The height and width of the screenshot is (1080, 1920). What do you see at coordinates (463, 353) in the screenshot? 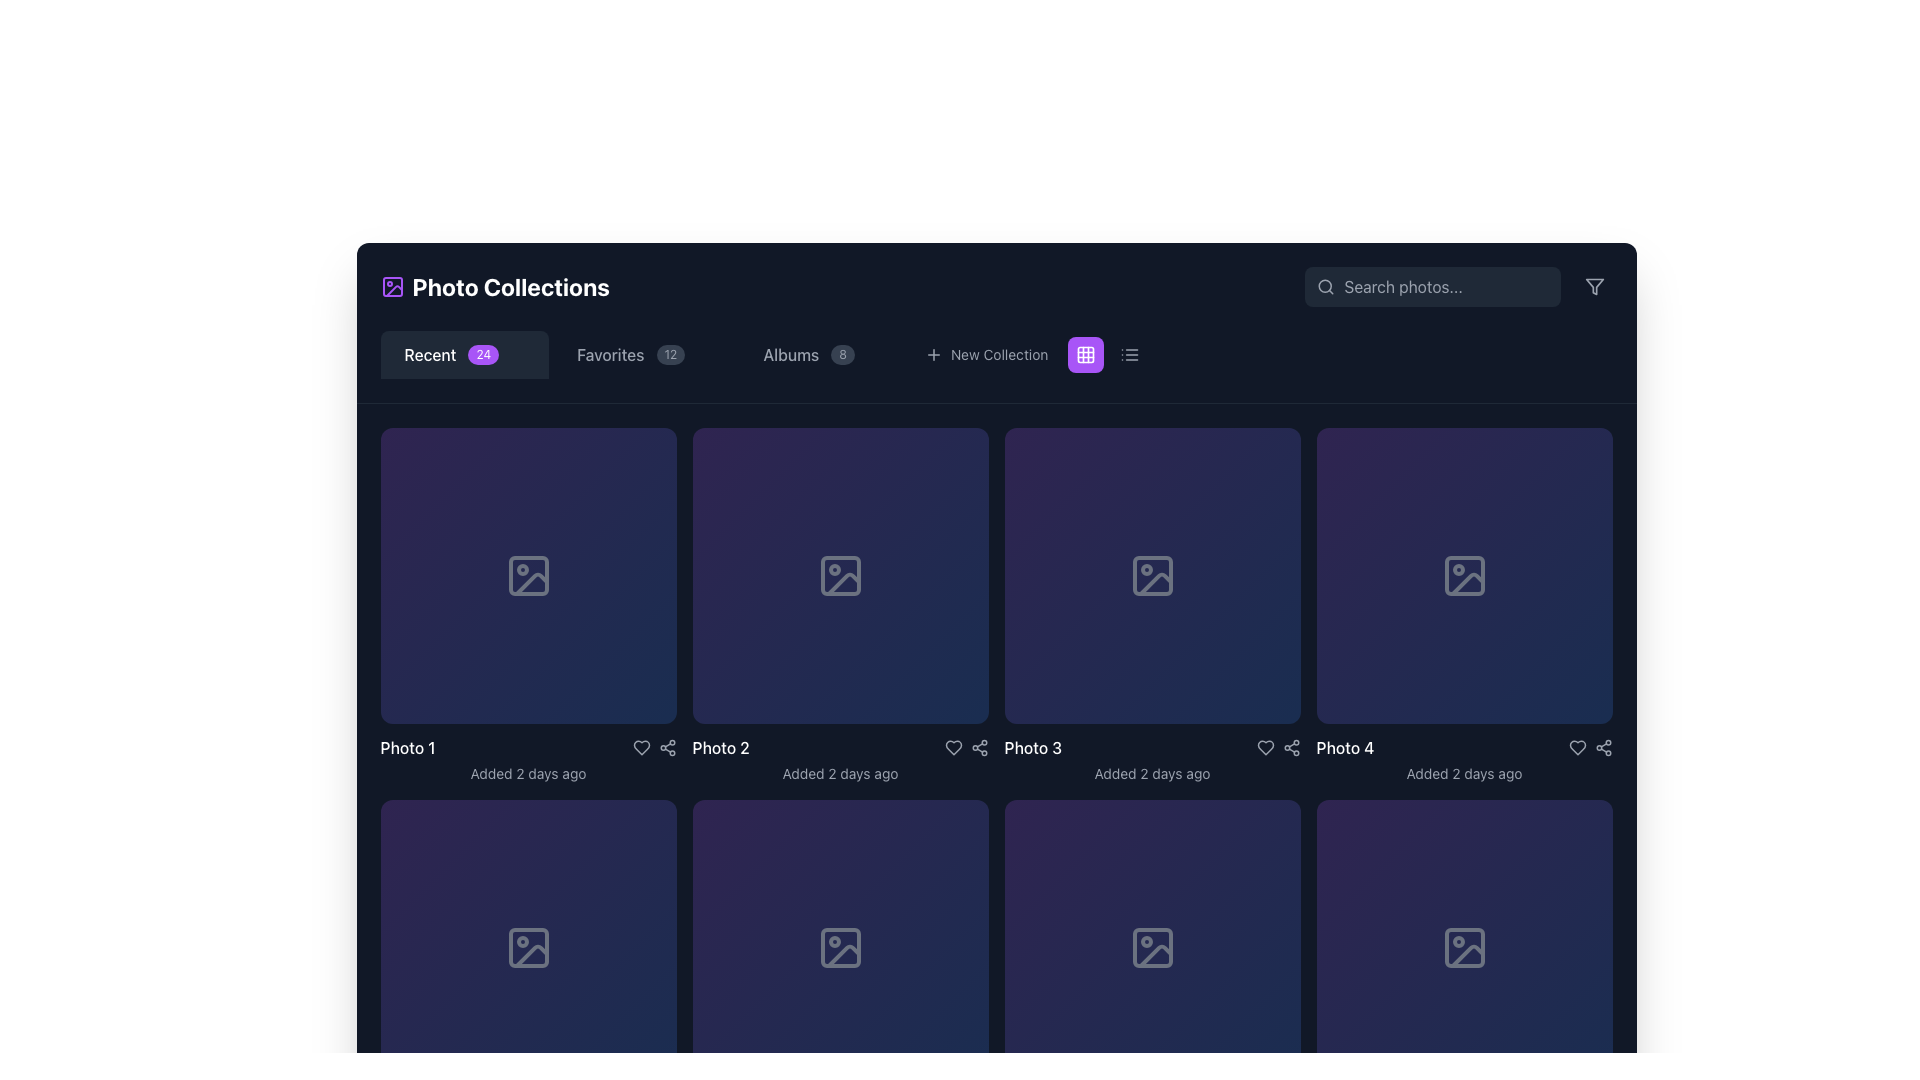
I see `the 'Recent' button` at bounding box center [463, 353].